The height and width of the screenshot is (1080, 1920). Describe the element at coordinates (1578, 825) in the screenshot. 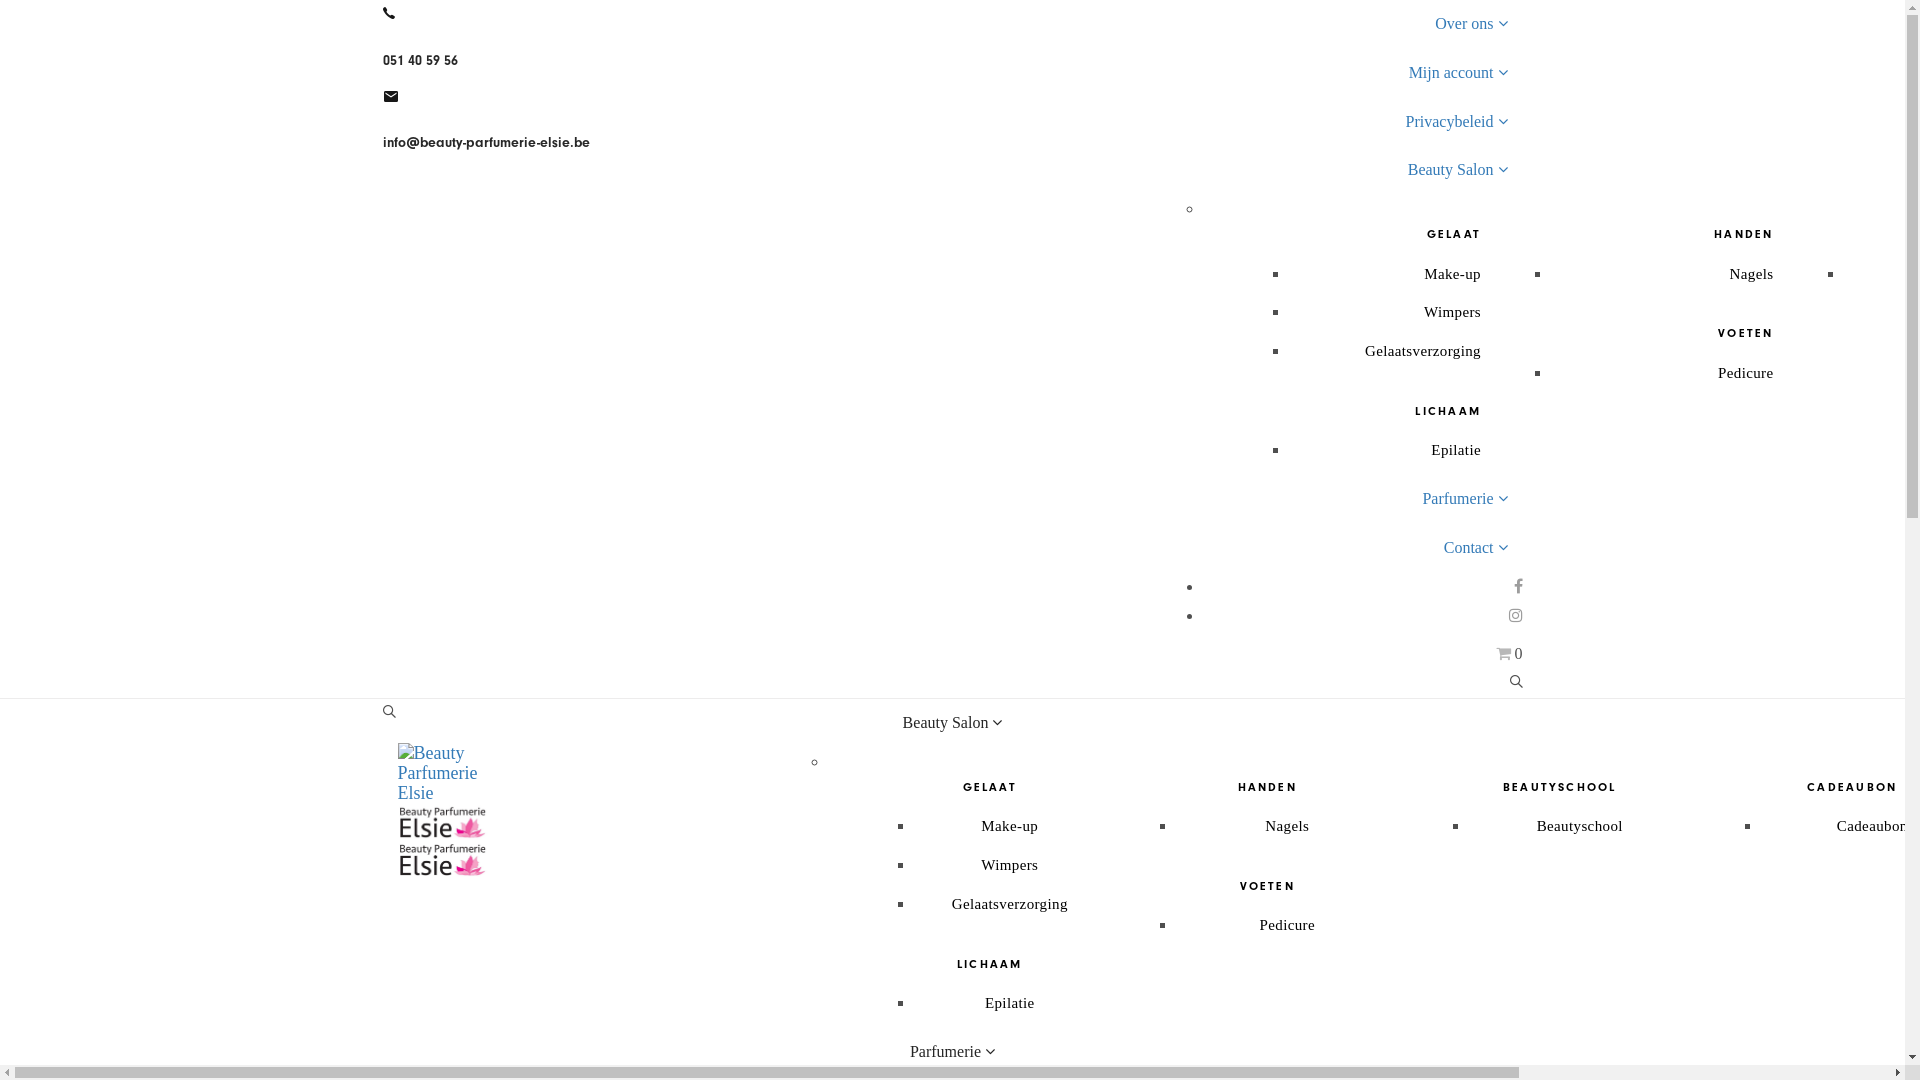

I see `'Beautyschool'` at that location.